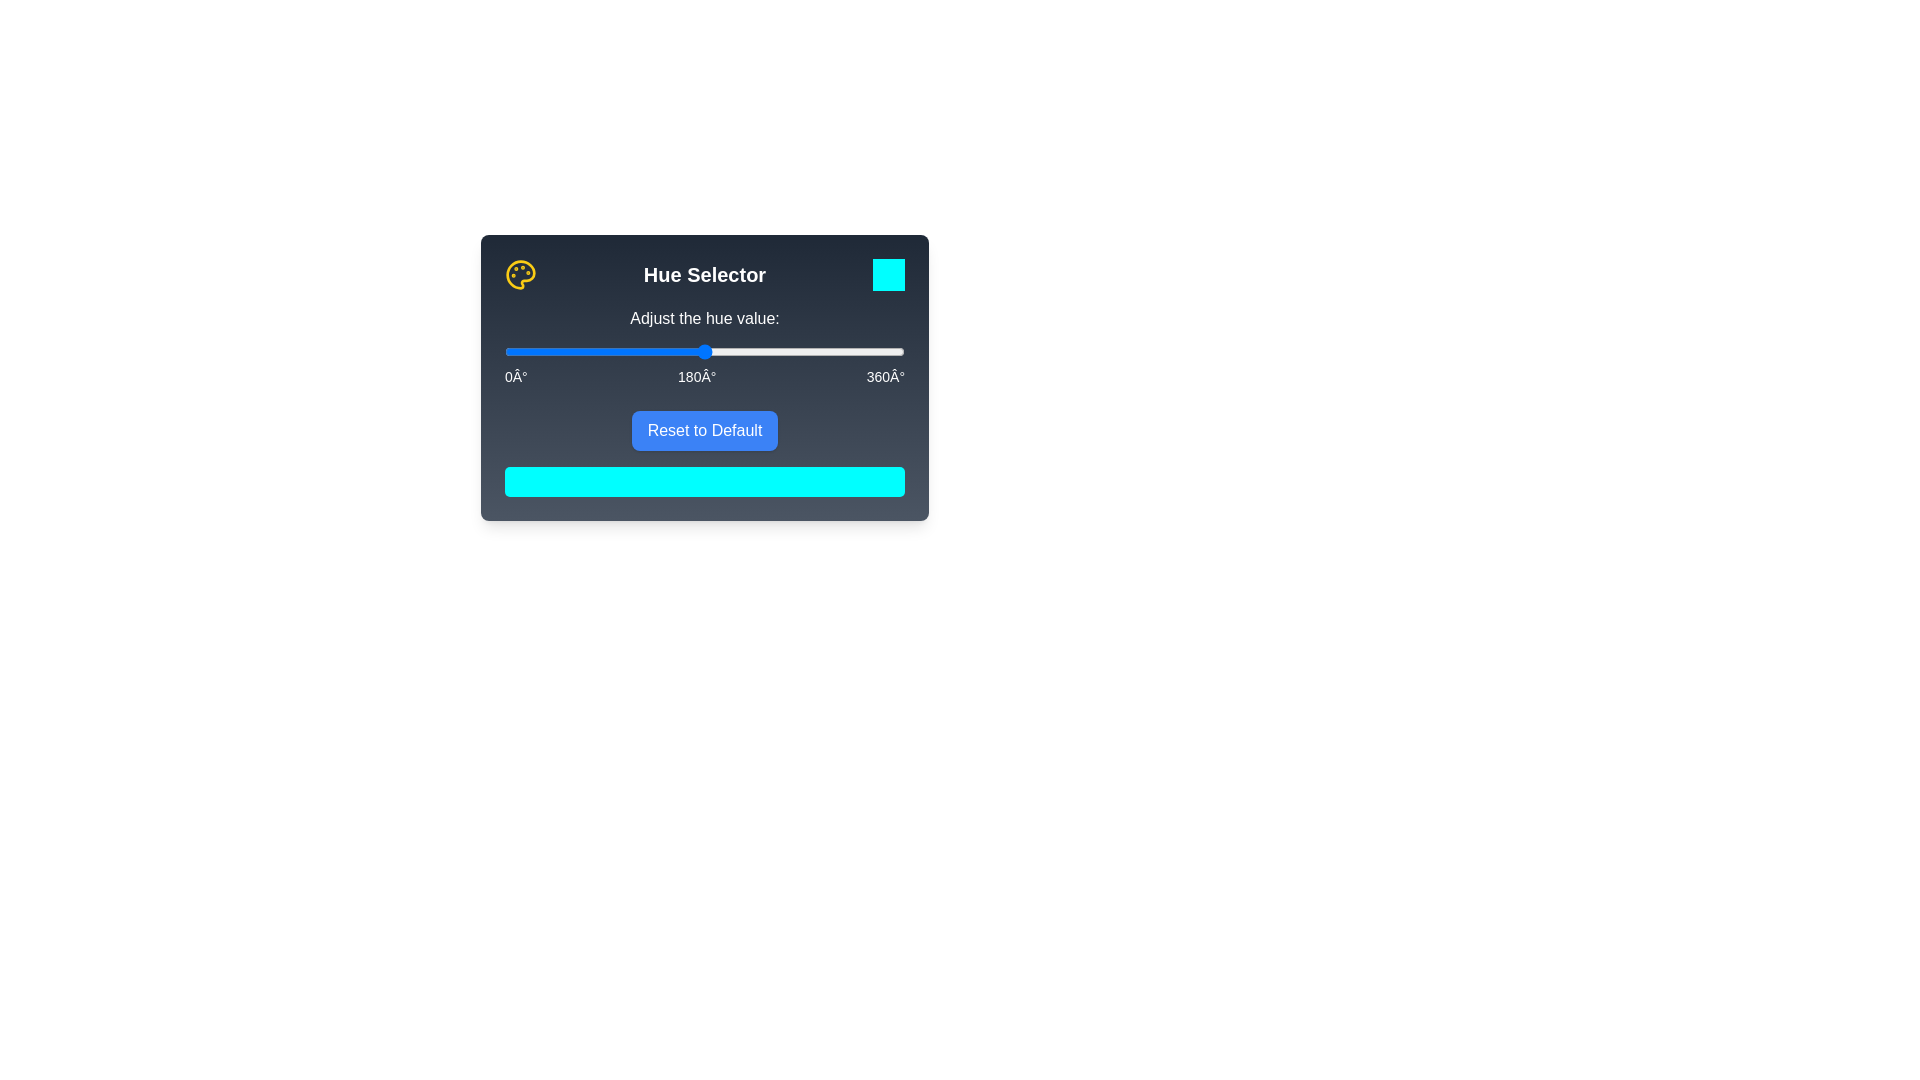 This screenshot has width=1920, height=1080. What do you see at coordinates (711, 350) in the screenshot?
I see `the hue slider to 186°` at bounding box center [711, 350].